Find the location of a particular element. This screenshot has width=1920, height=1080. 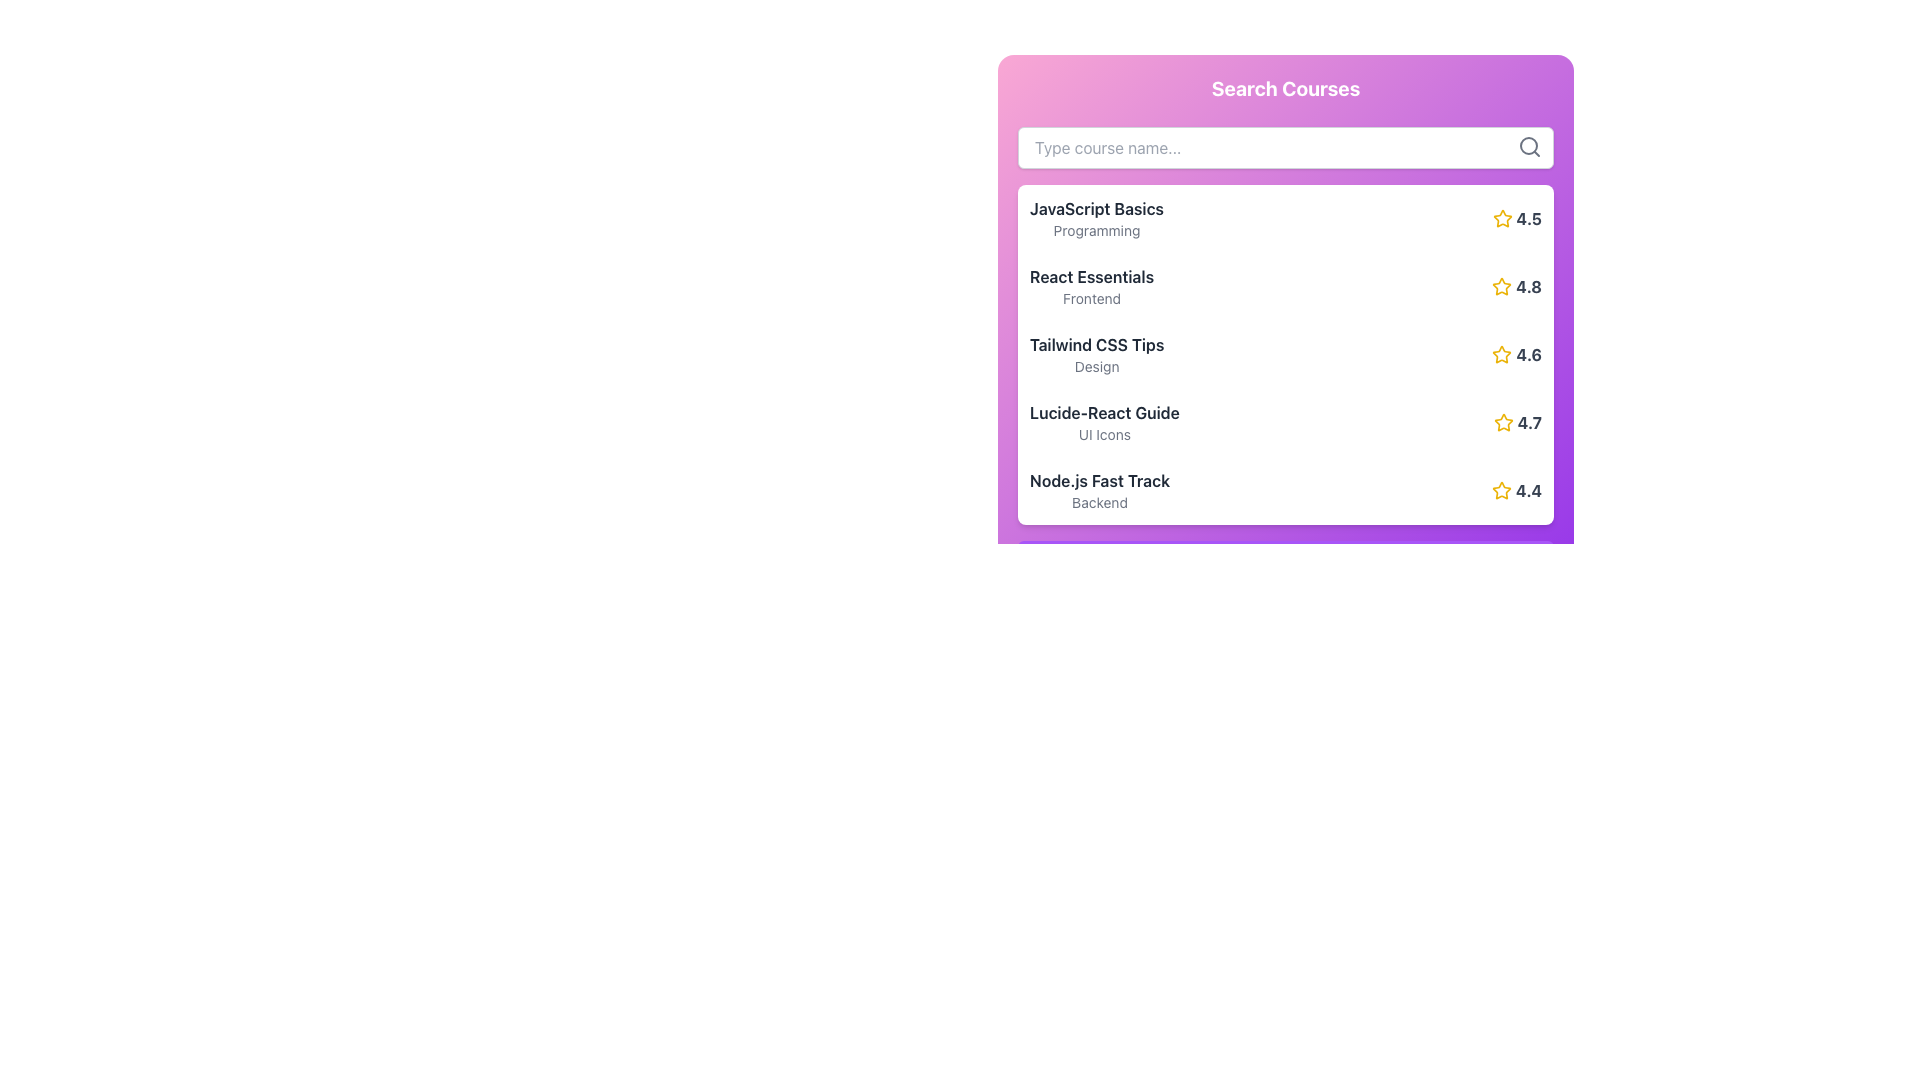

the third star icon representing a rating of '4.6' in the 'Search Courses' panel is located at coordinates (1502, 353).